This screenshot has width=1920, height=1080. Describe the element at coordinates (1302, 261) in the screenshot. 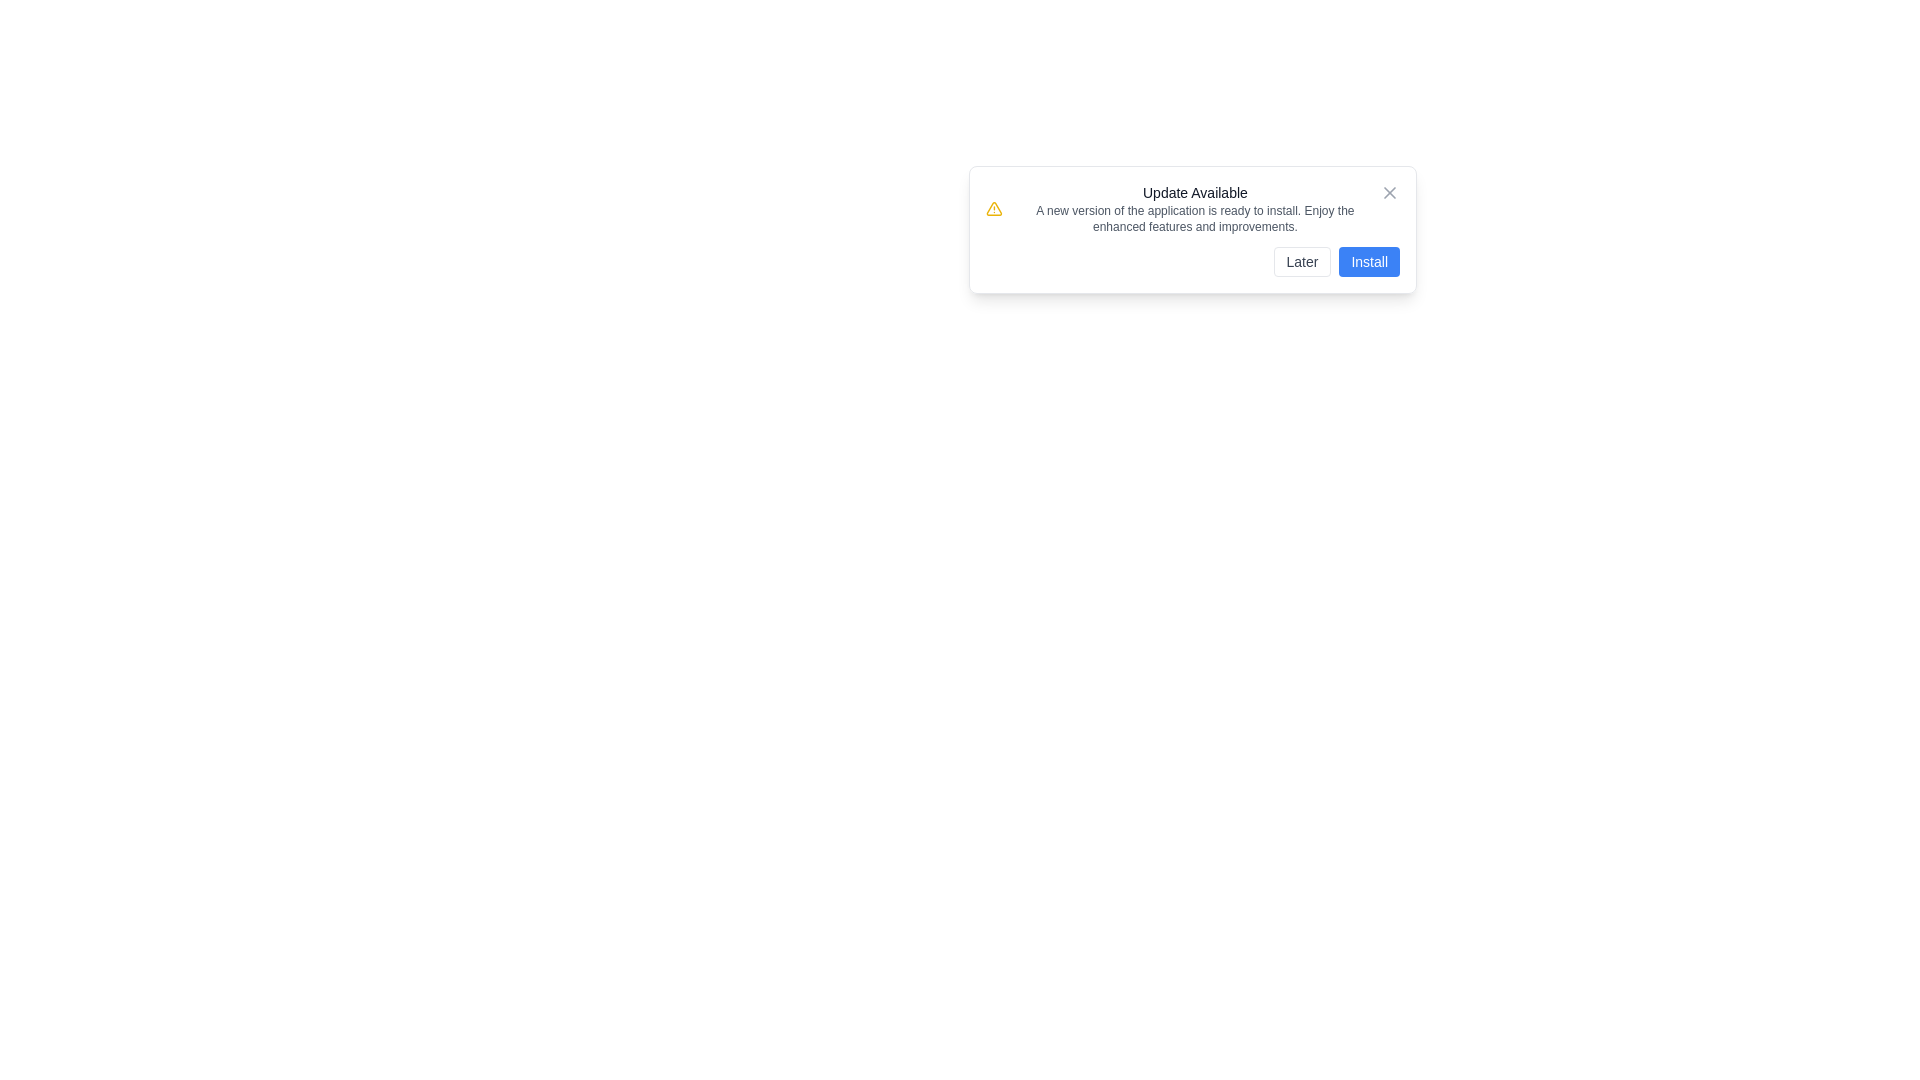

I see `the 'Later' button, which is a rectangular button with a light background and rounded corners, located at the bottom-right corner of the popup dialog` at that location.